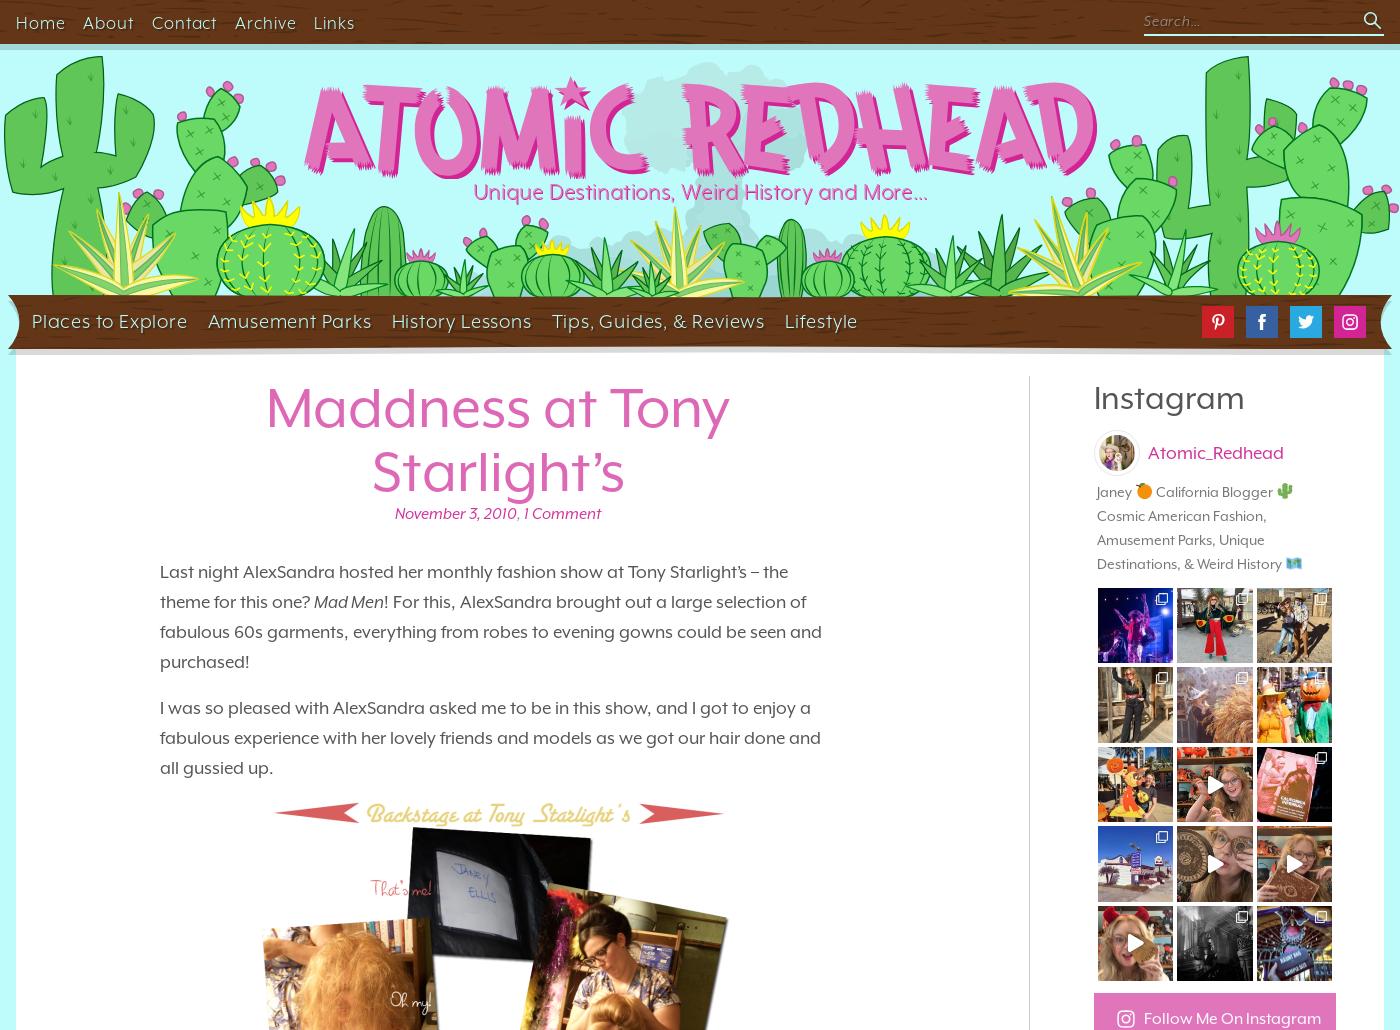 This screenshot has height=1030, width=1400. I want to click on 'Maddness at Tony Starlight’s', so click(497, 439).